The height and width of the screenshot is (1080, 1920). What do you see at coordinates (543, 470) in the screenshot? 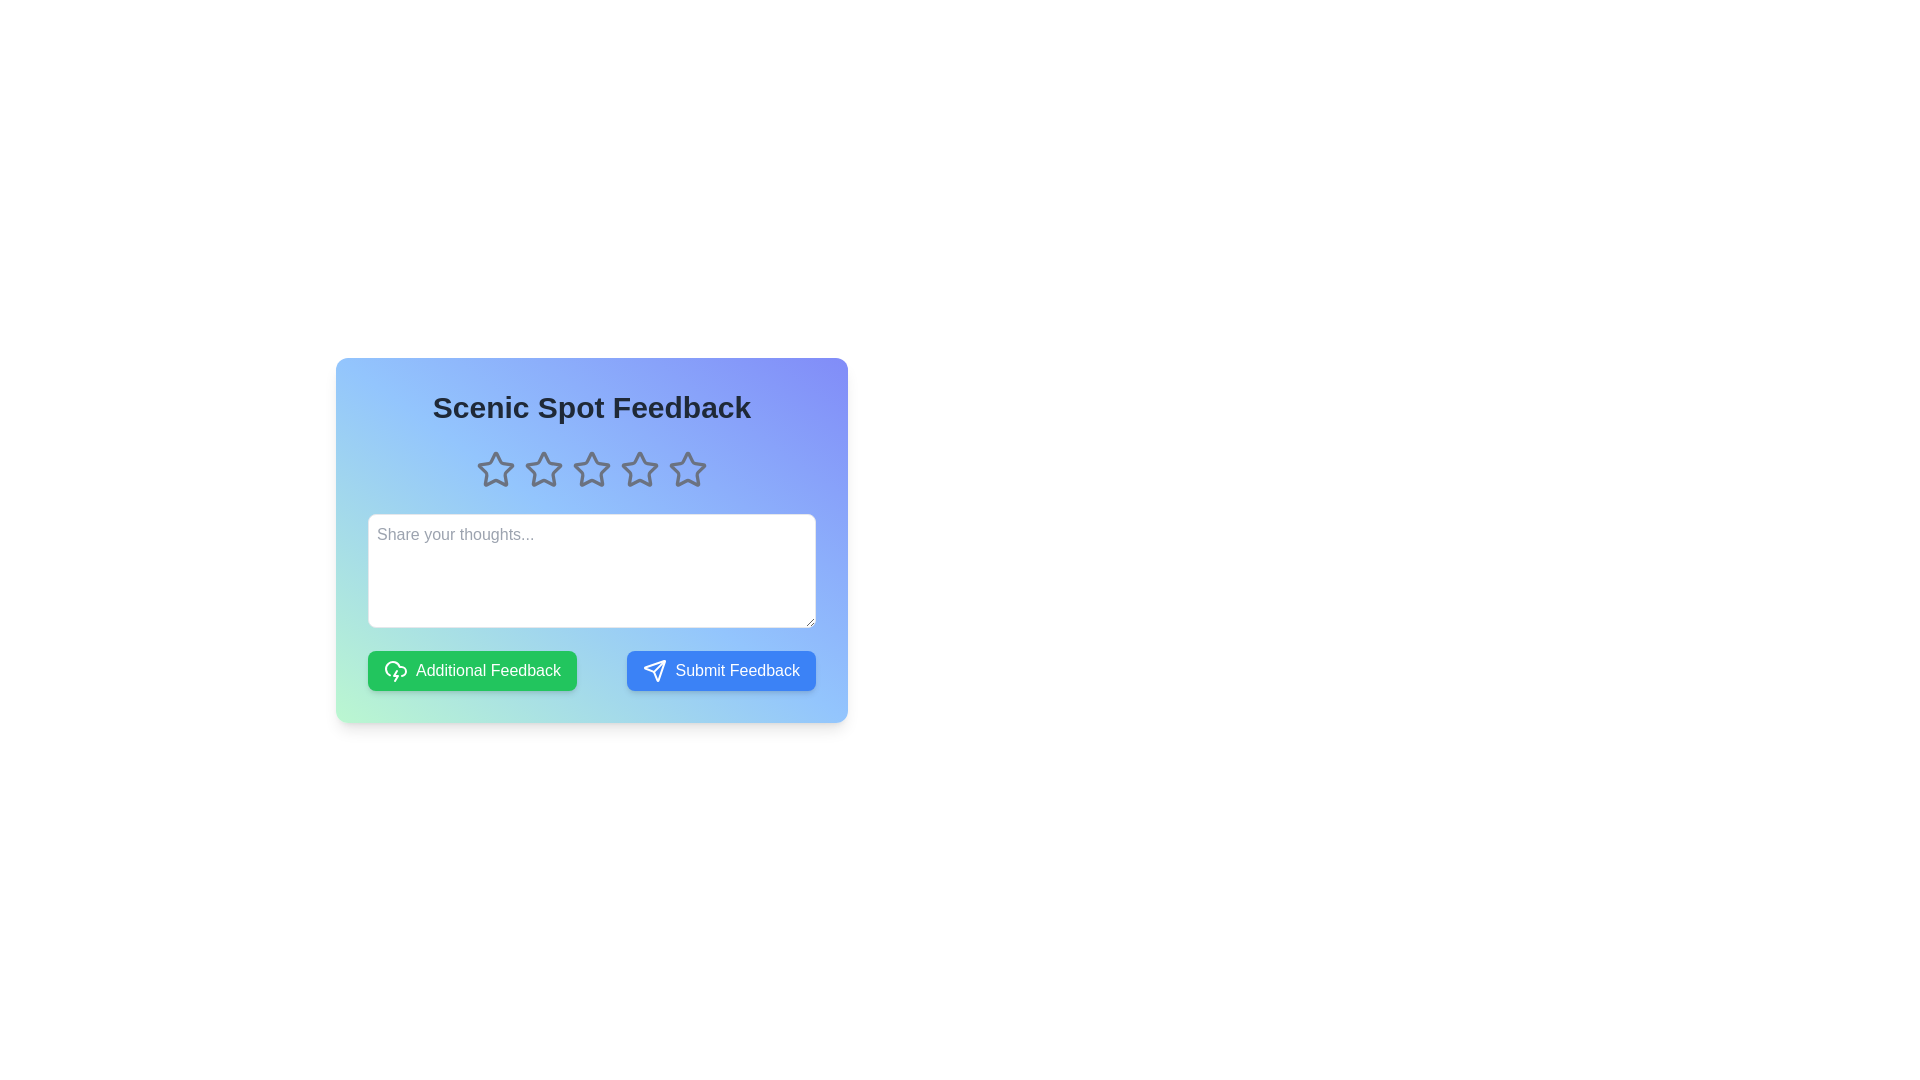
I see `the star corresponding to the desired rating 2` at bounding box center [543, 470].